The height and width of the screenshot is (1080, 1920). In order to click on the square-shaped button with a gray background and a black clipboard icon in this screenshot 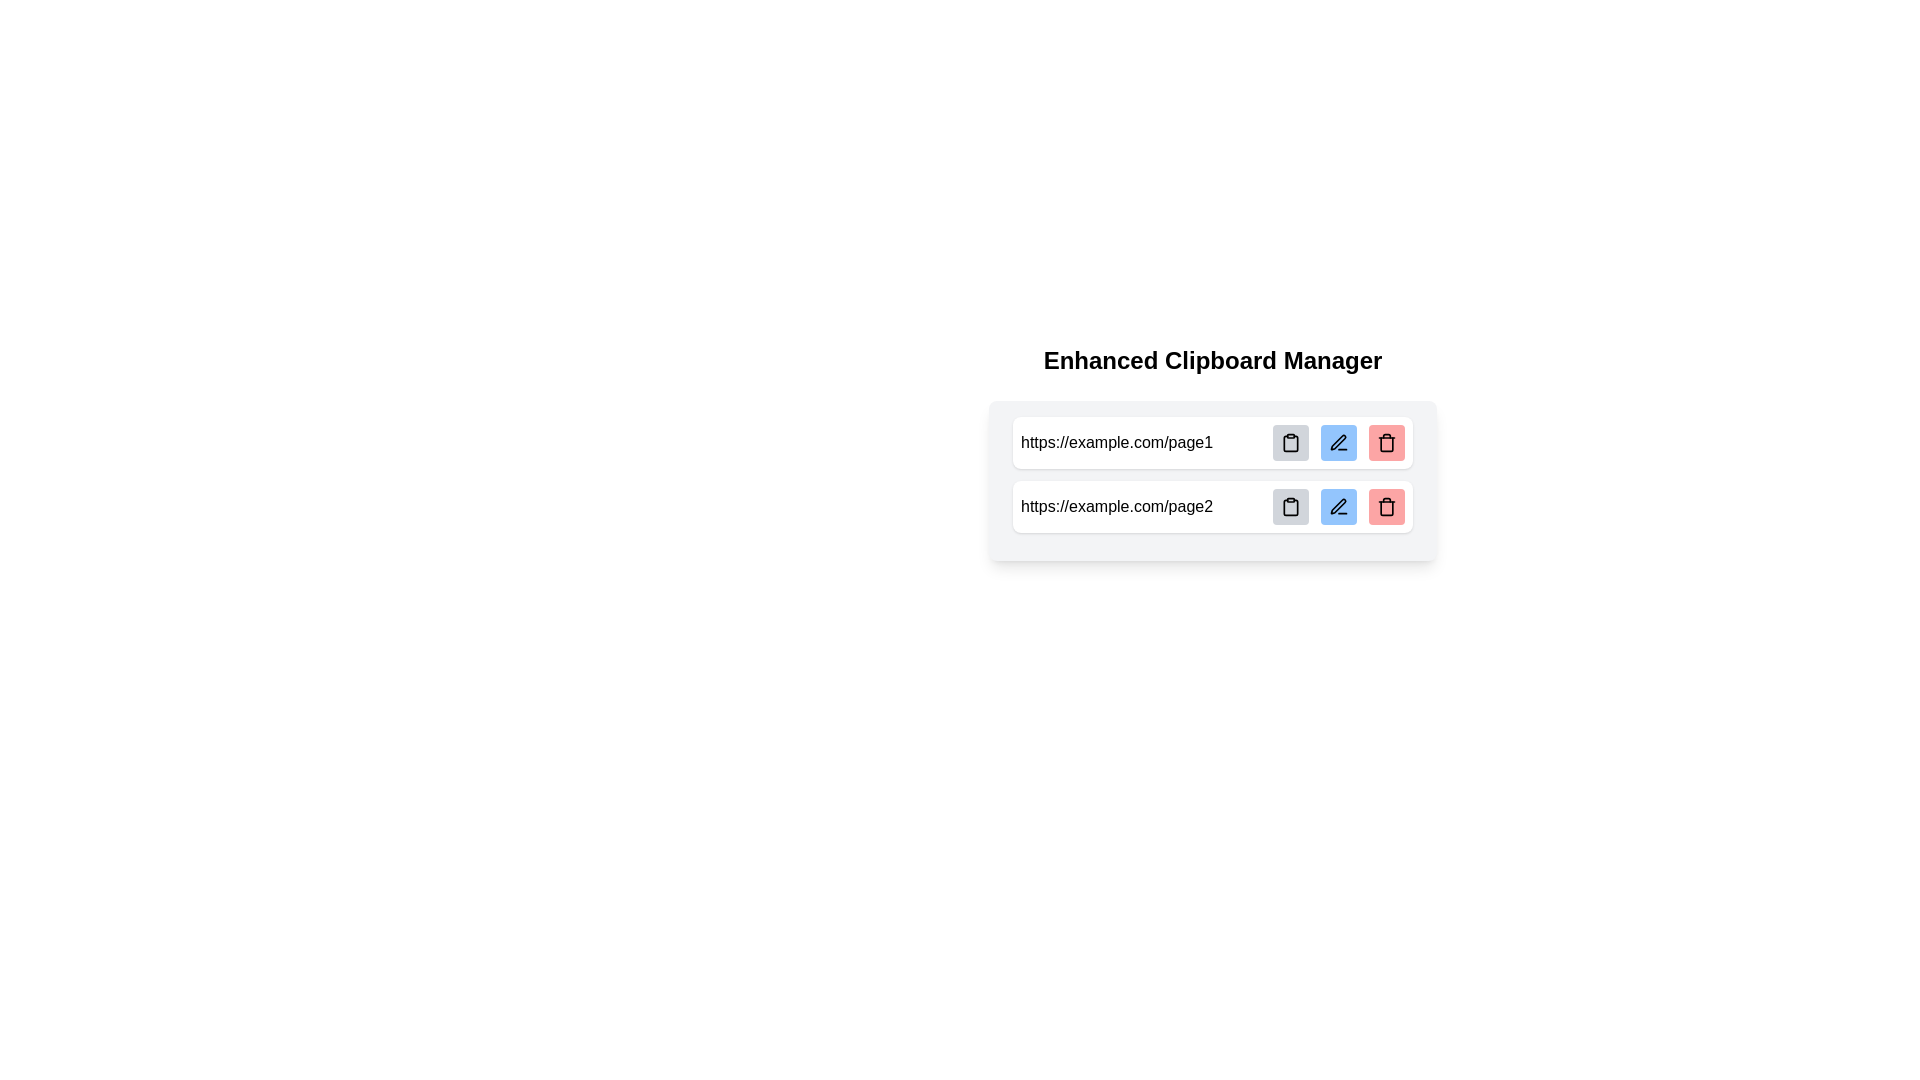, I will do `click(1291, 505)`.